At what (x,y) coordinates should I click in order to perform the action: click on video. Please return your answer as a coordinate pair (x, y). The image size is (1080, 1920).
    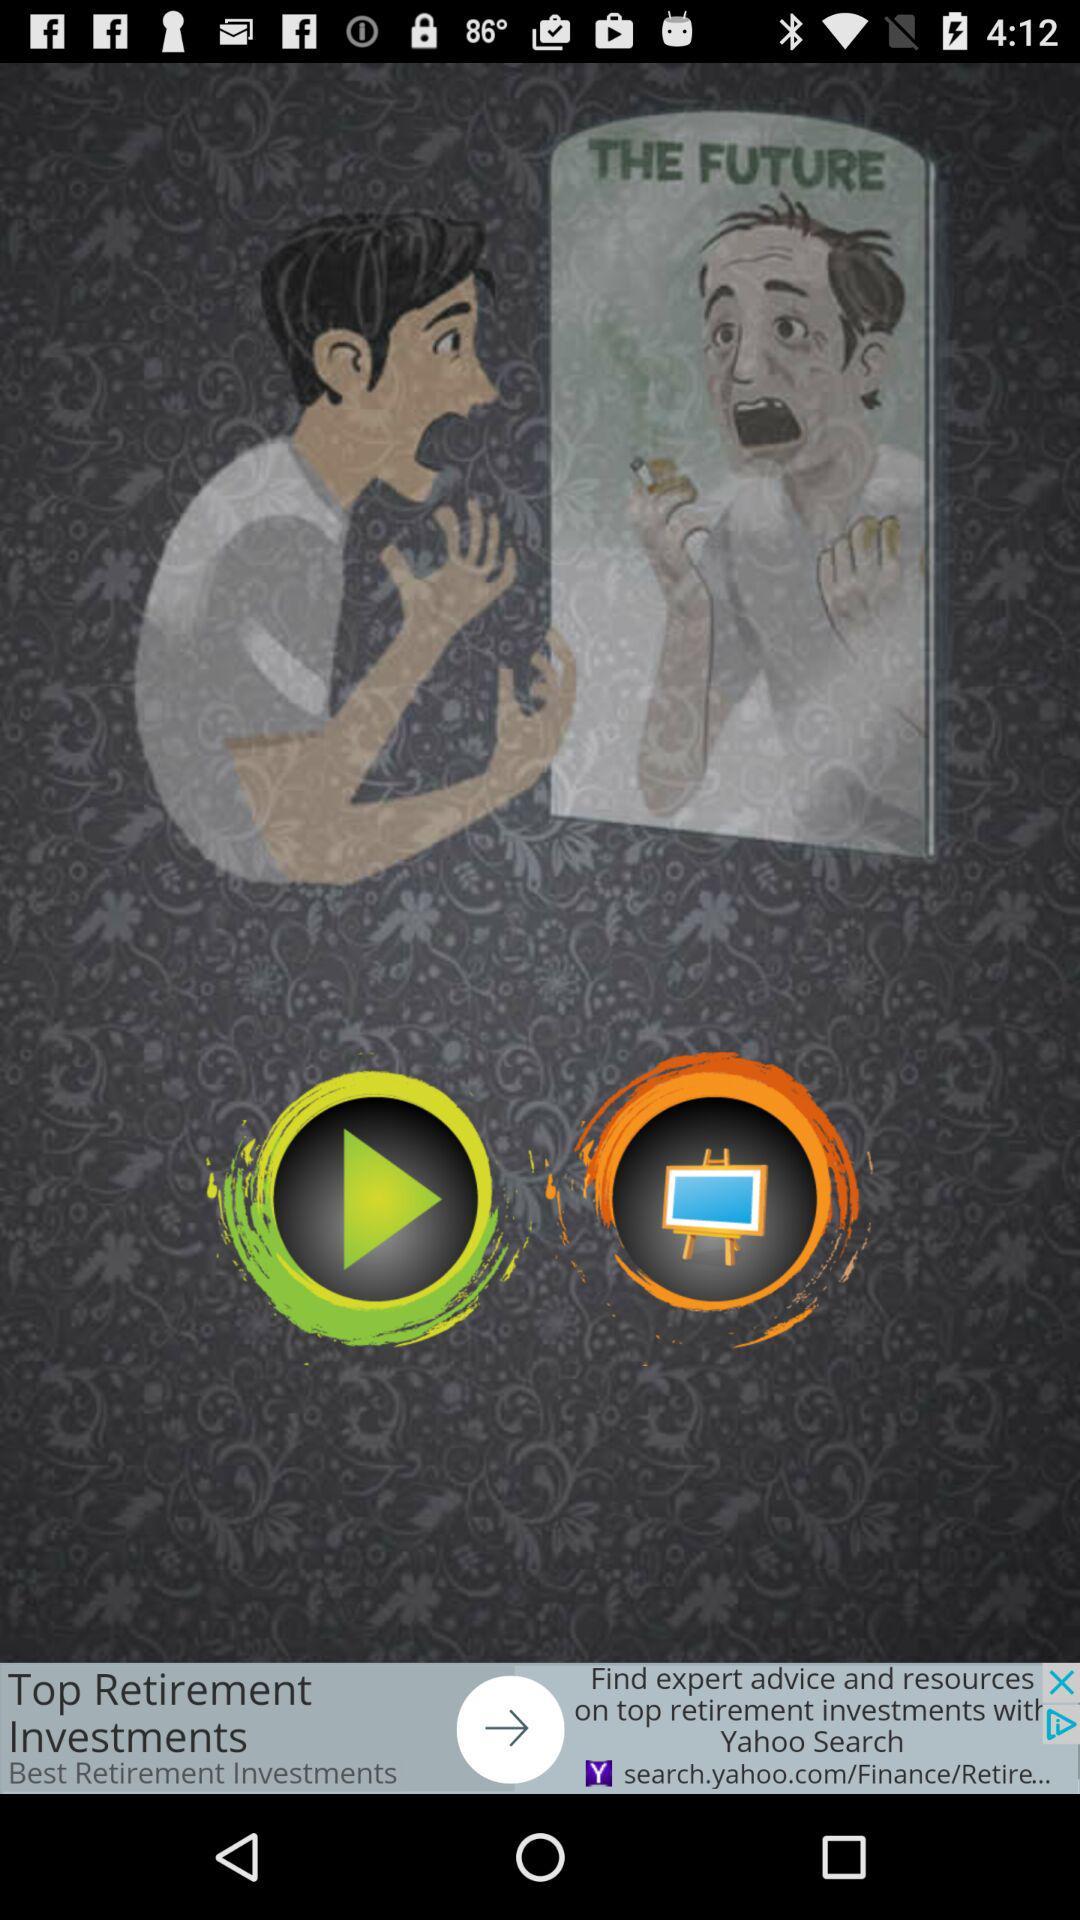
    Looking at the image, I should click on (370, 1208).